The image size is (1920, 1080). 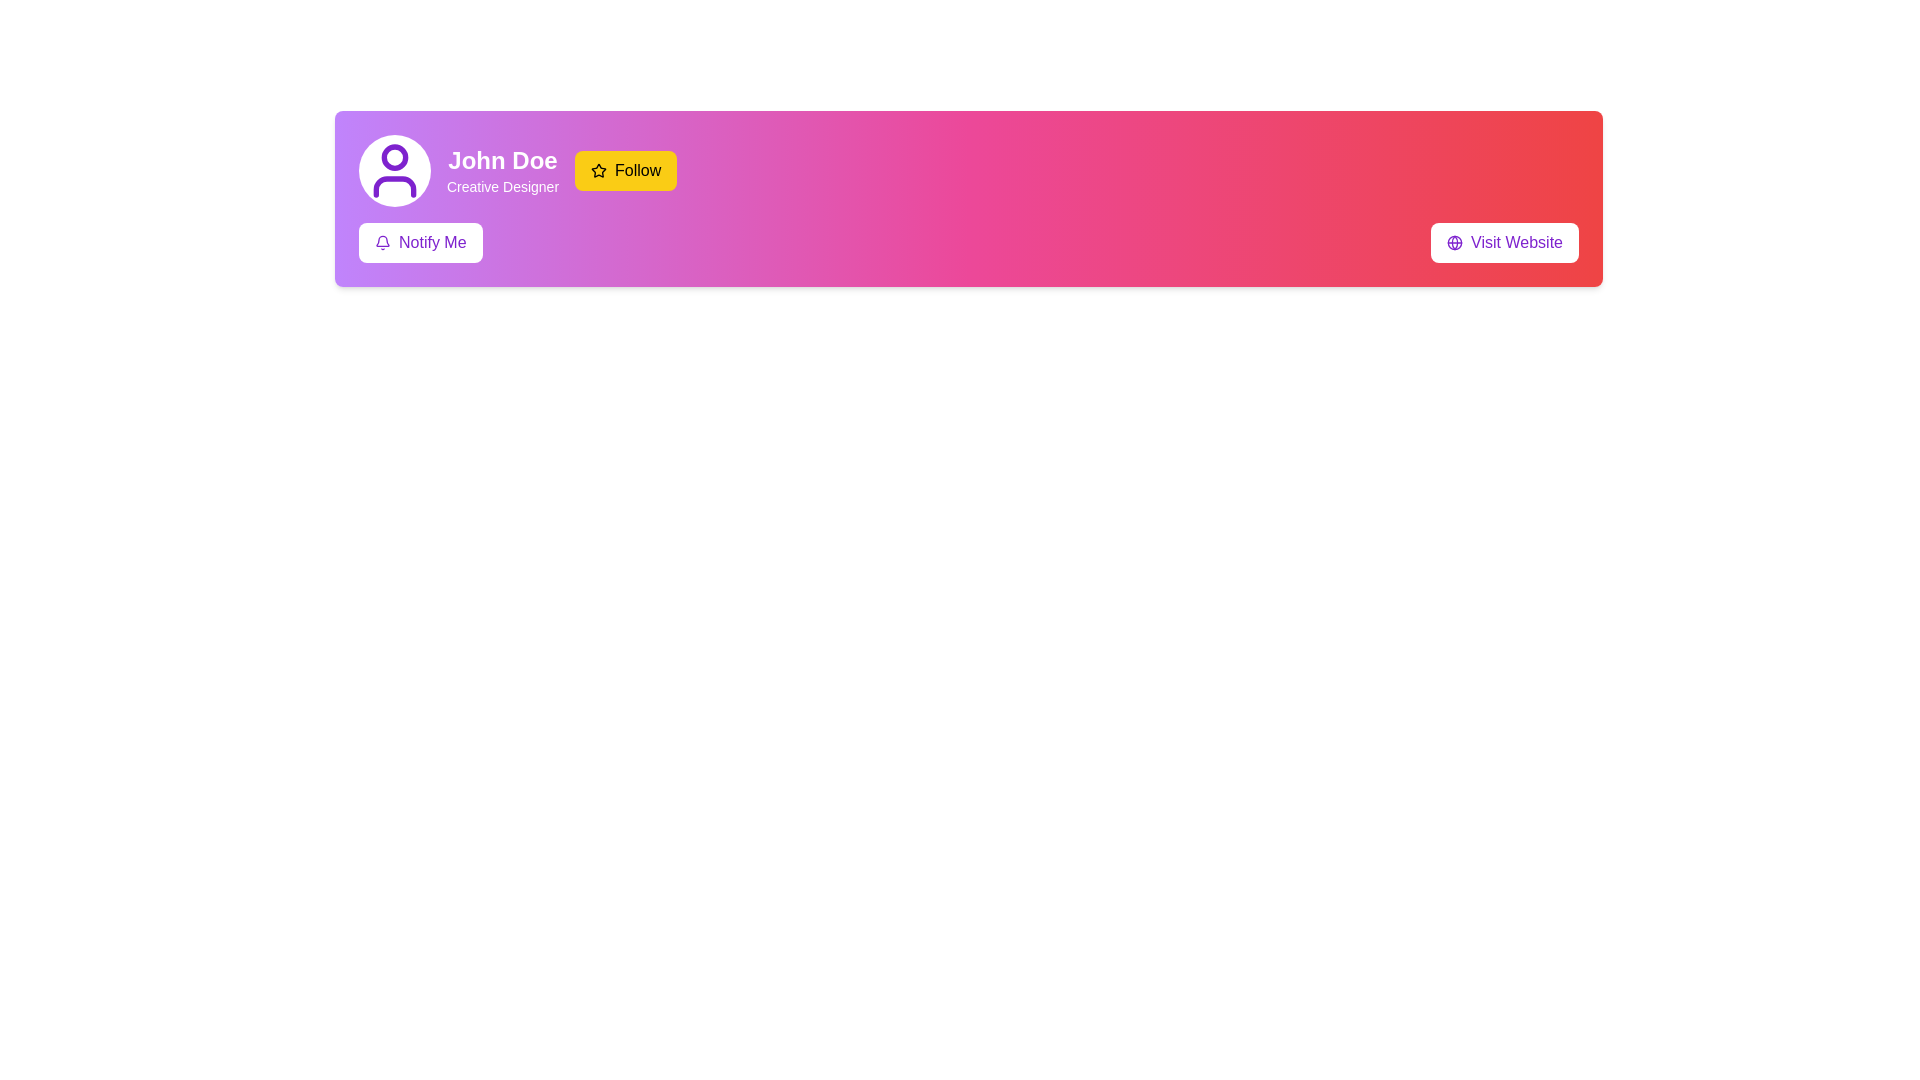 I want to click on the bell icon with a purple outline, which is positioned on the left side of the 'Notify Me' button, so click(x=383, y=242).